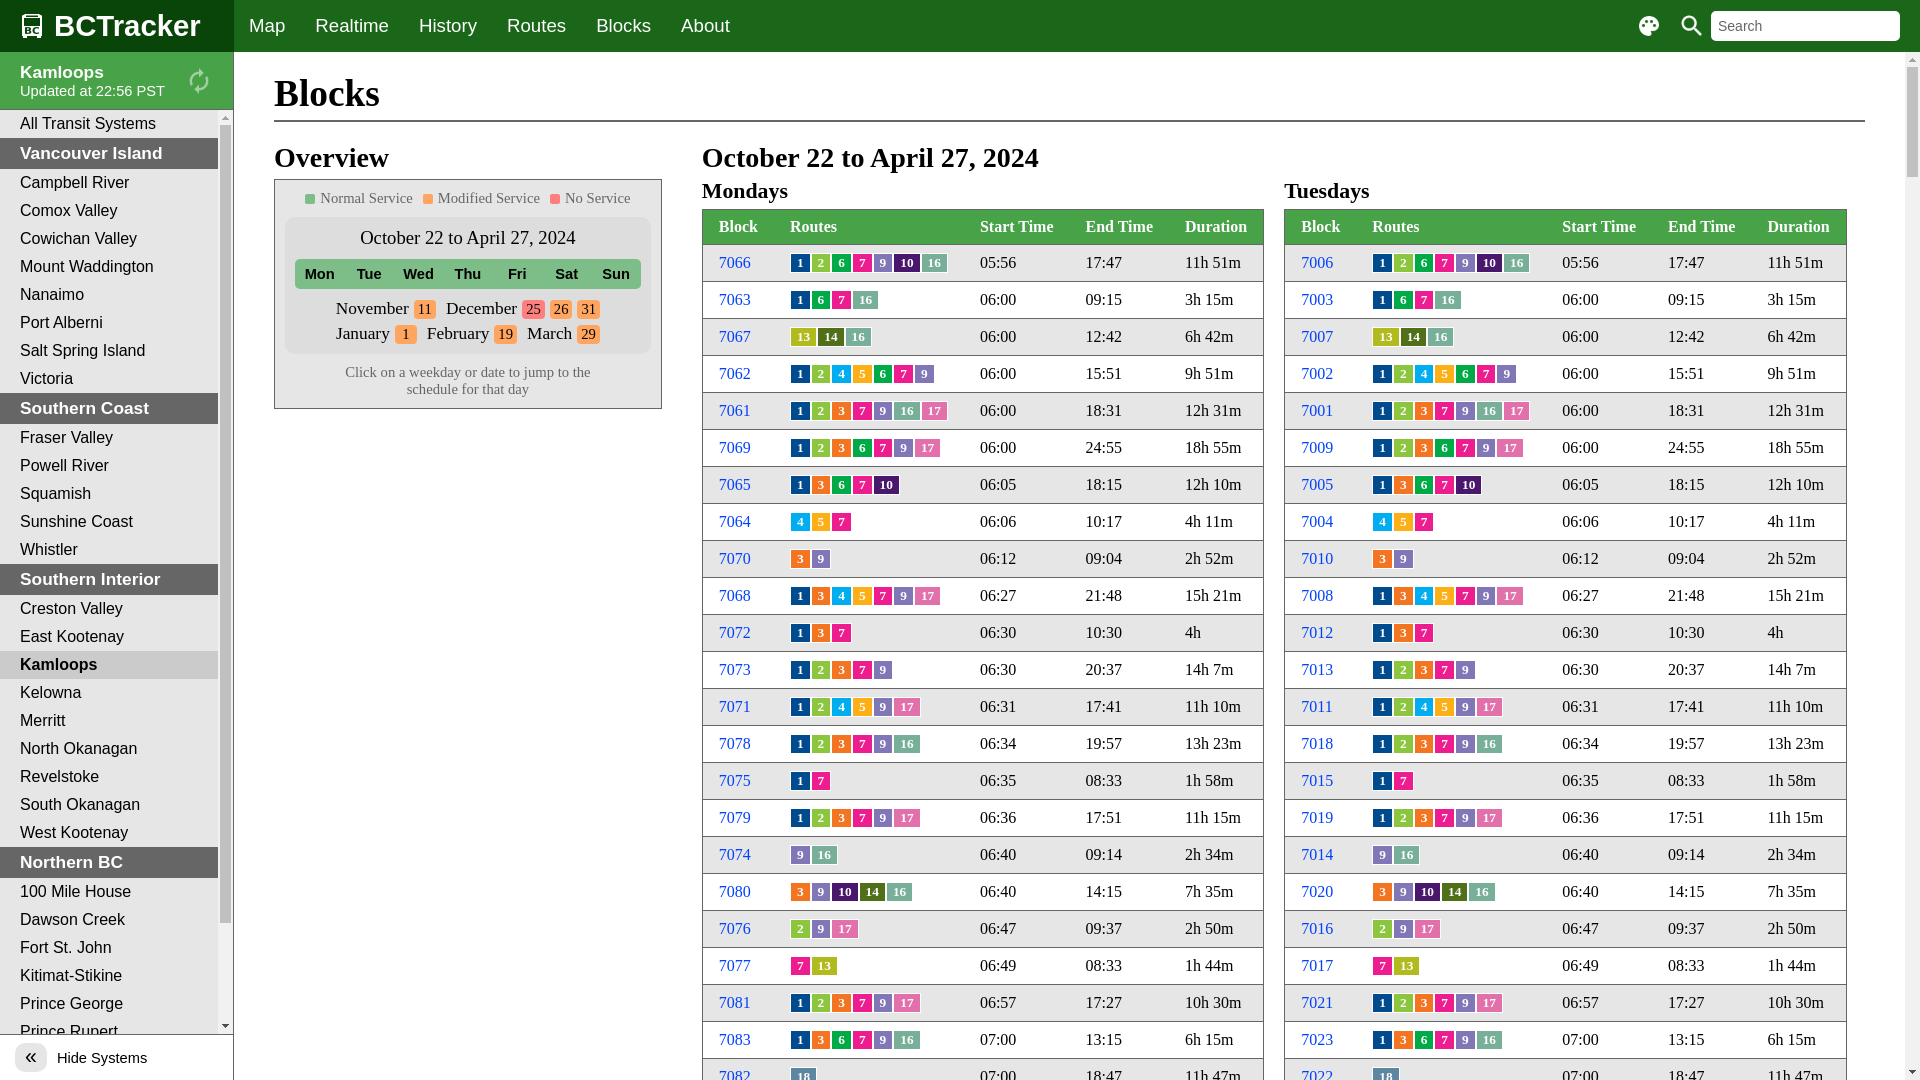  What do you see at coordinates (0, 123) in the screenshot?
I see `'All Transit Systems'` at bounding box center [0, 123].